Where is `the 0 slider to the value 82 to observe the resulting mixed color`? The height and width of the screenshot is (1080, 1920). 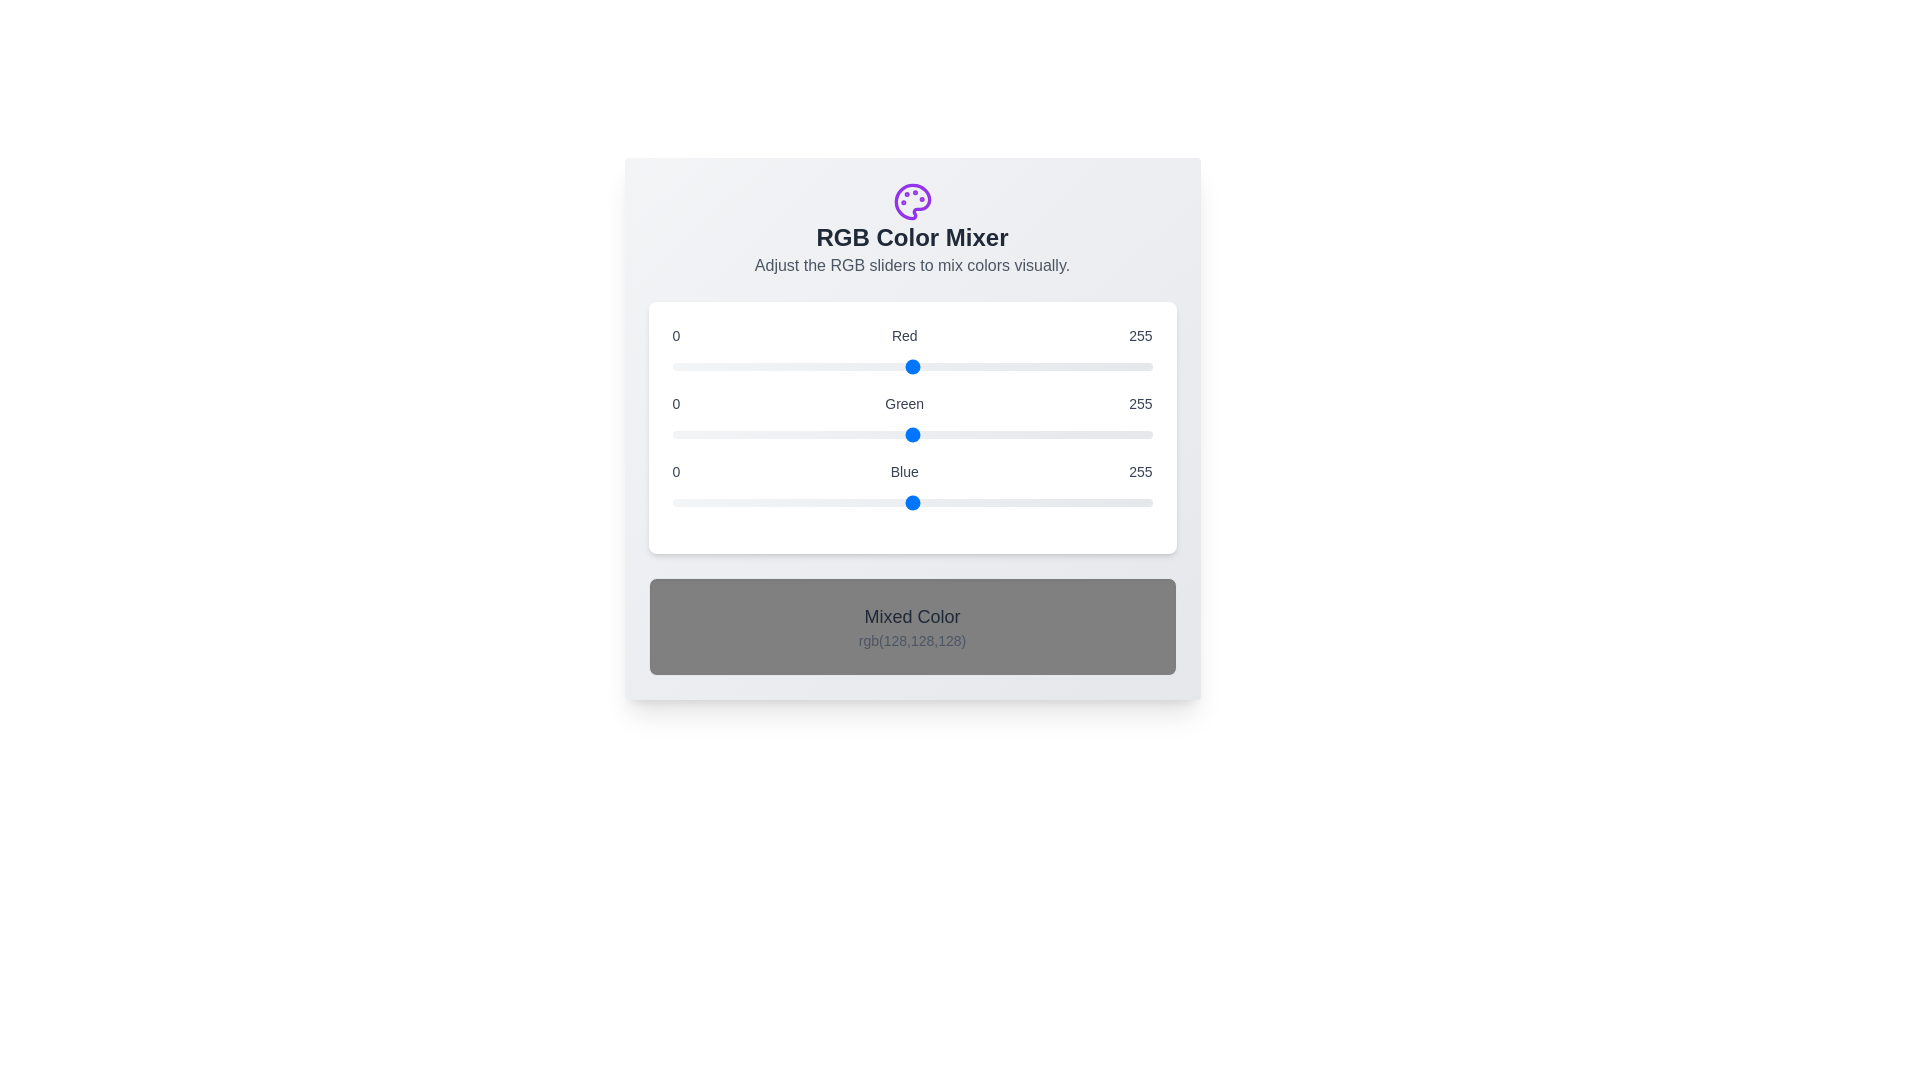 the 0 slider to the value 82 to observe the resulting mixed color is located at coordinates (911, 366).